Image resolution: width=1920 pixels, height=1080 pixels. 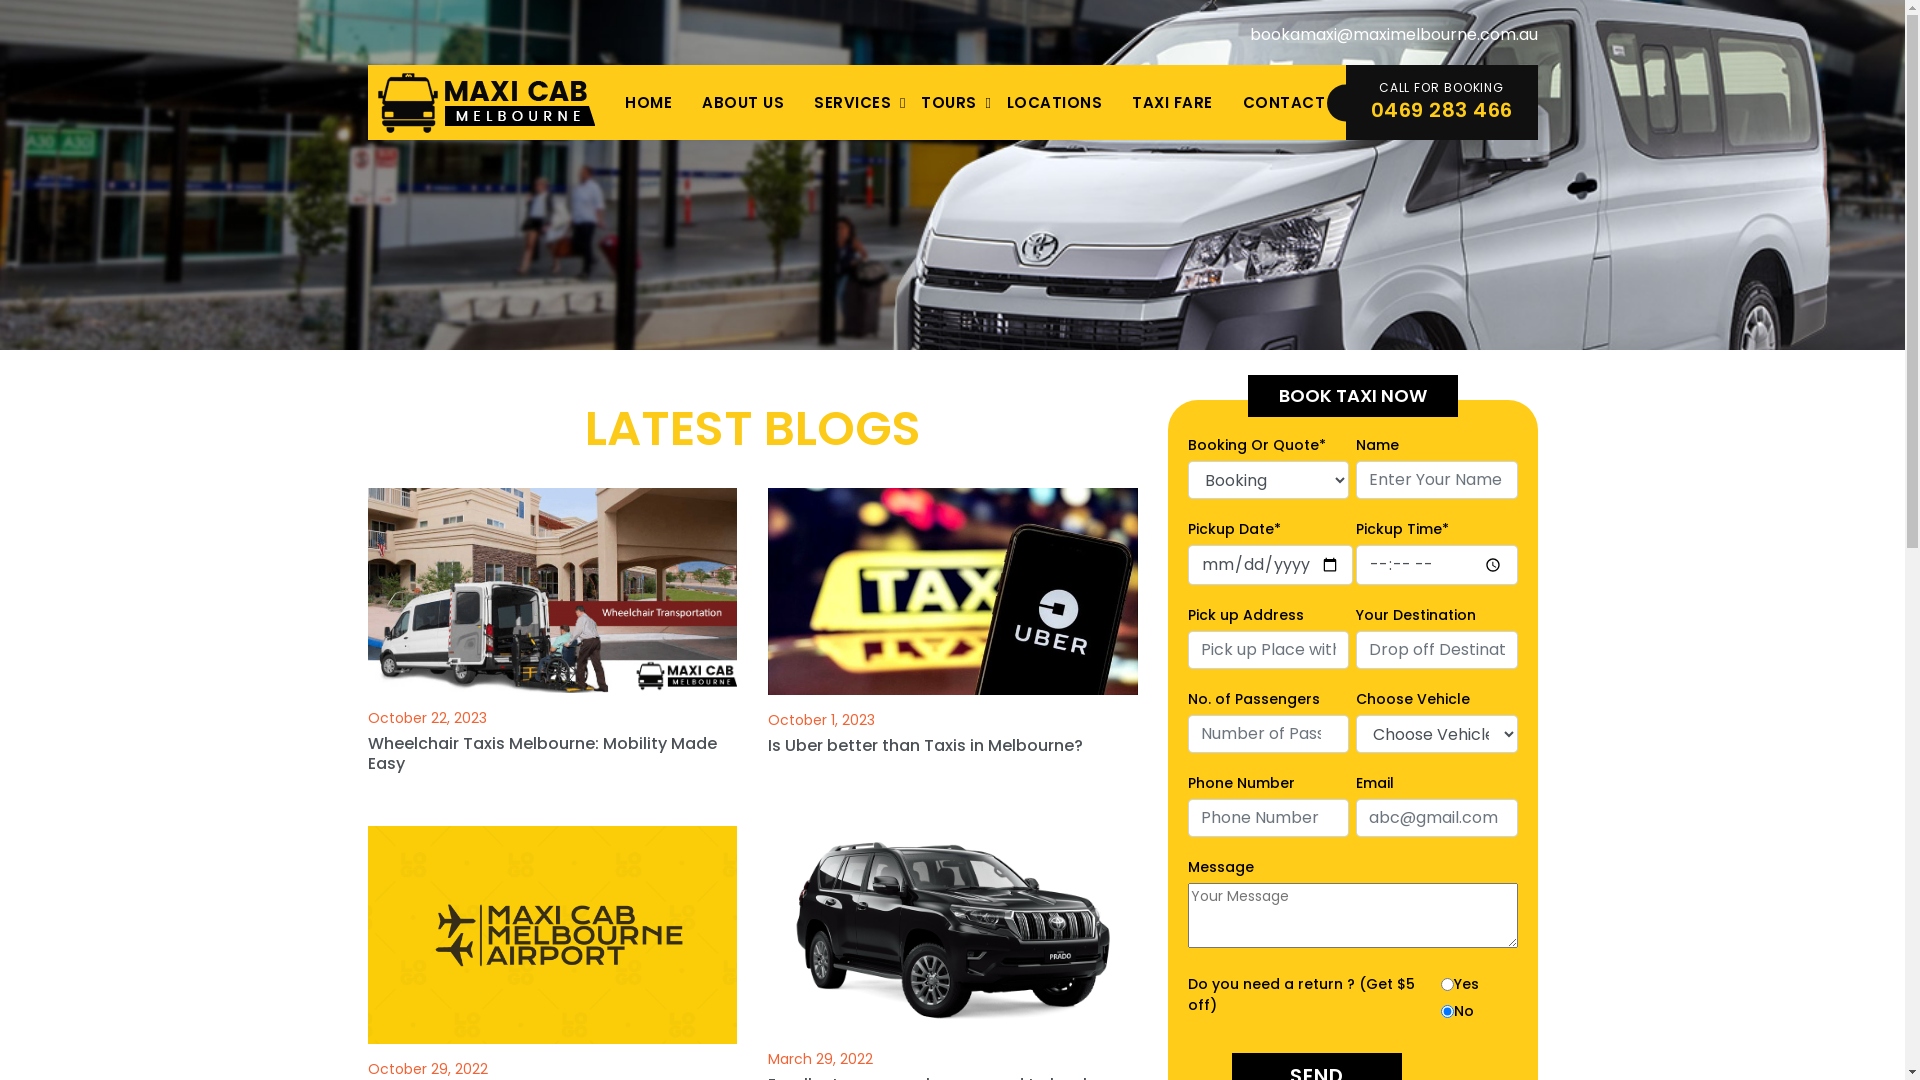 What do you see at coordinates (742, 102) in the screenshot?
I see `'ABOUT US'` at bounding box center [742, 102].